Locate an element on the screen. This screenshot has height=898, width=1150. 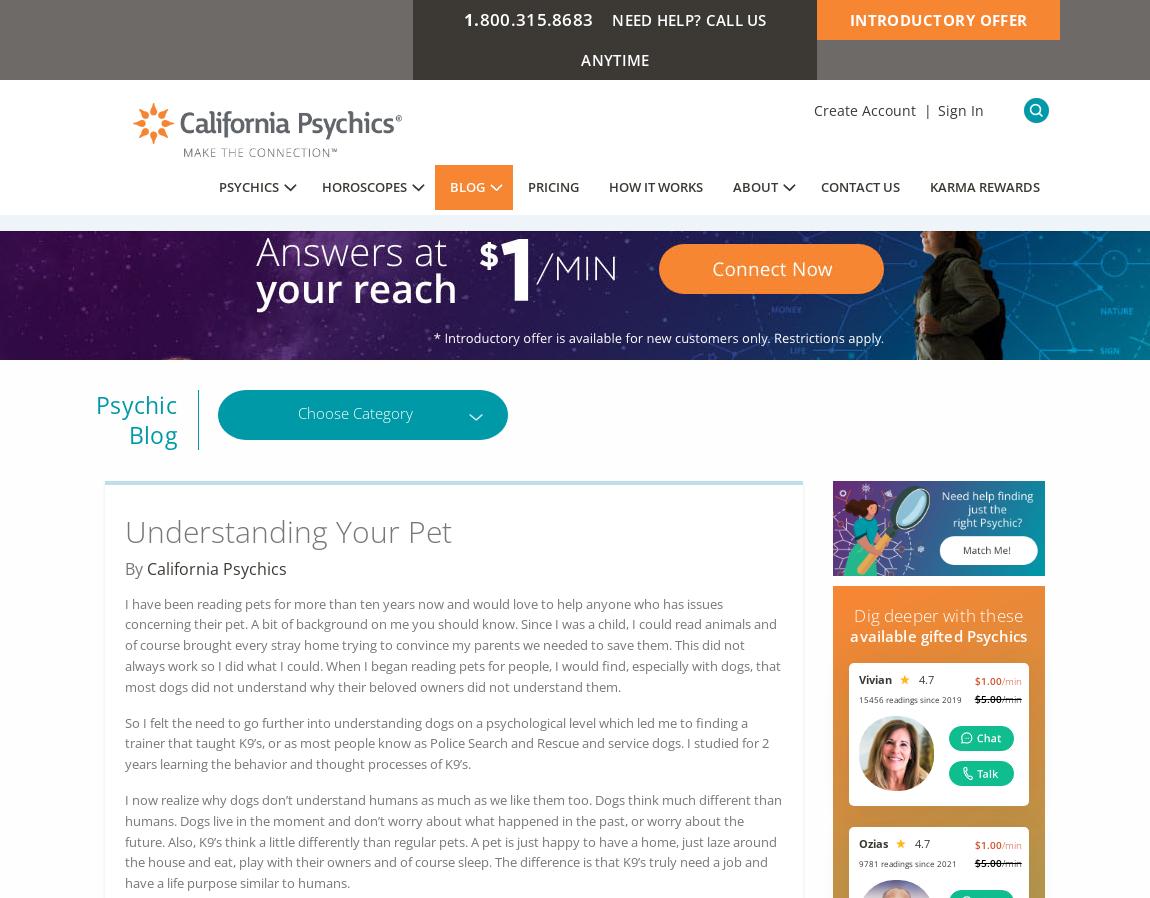
'So I felt the need to go further into understanding dogs on a psychological level which led me to finding a trainer that taught K9’s, or as most people know as Police Search and Rescue and service dogs. I studied for 2 years learning the behavior and thought processes of K9’s.' is located at coordinates (447, 743).